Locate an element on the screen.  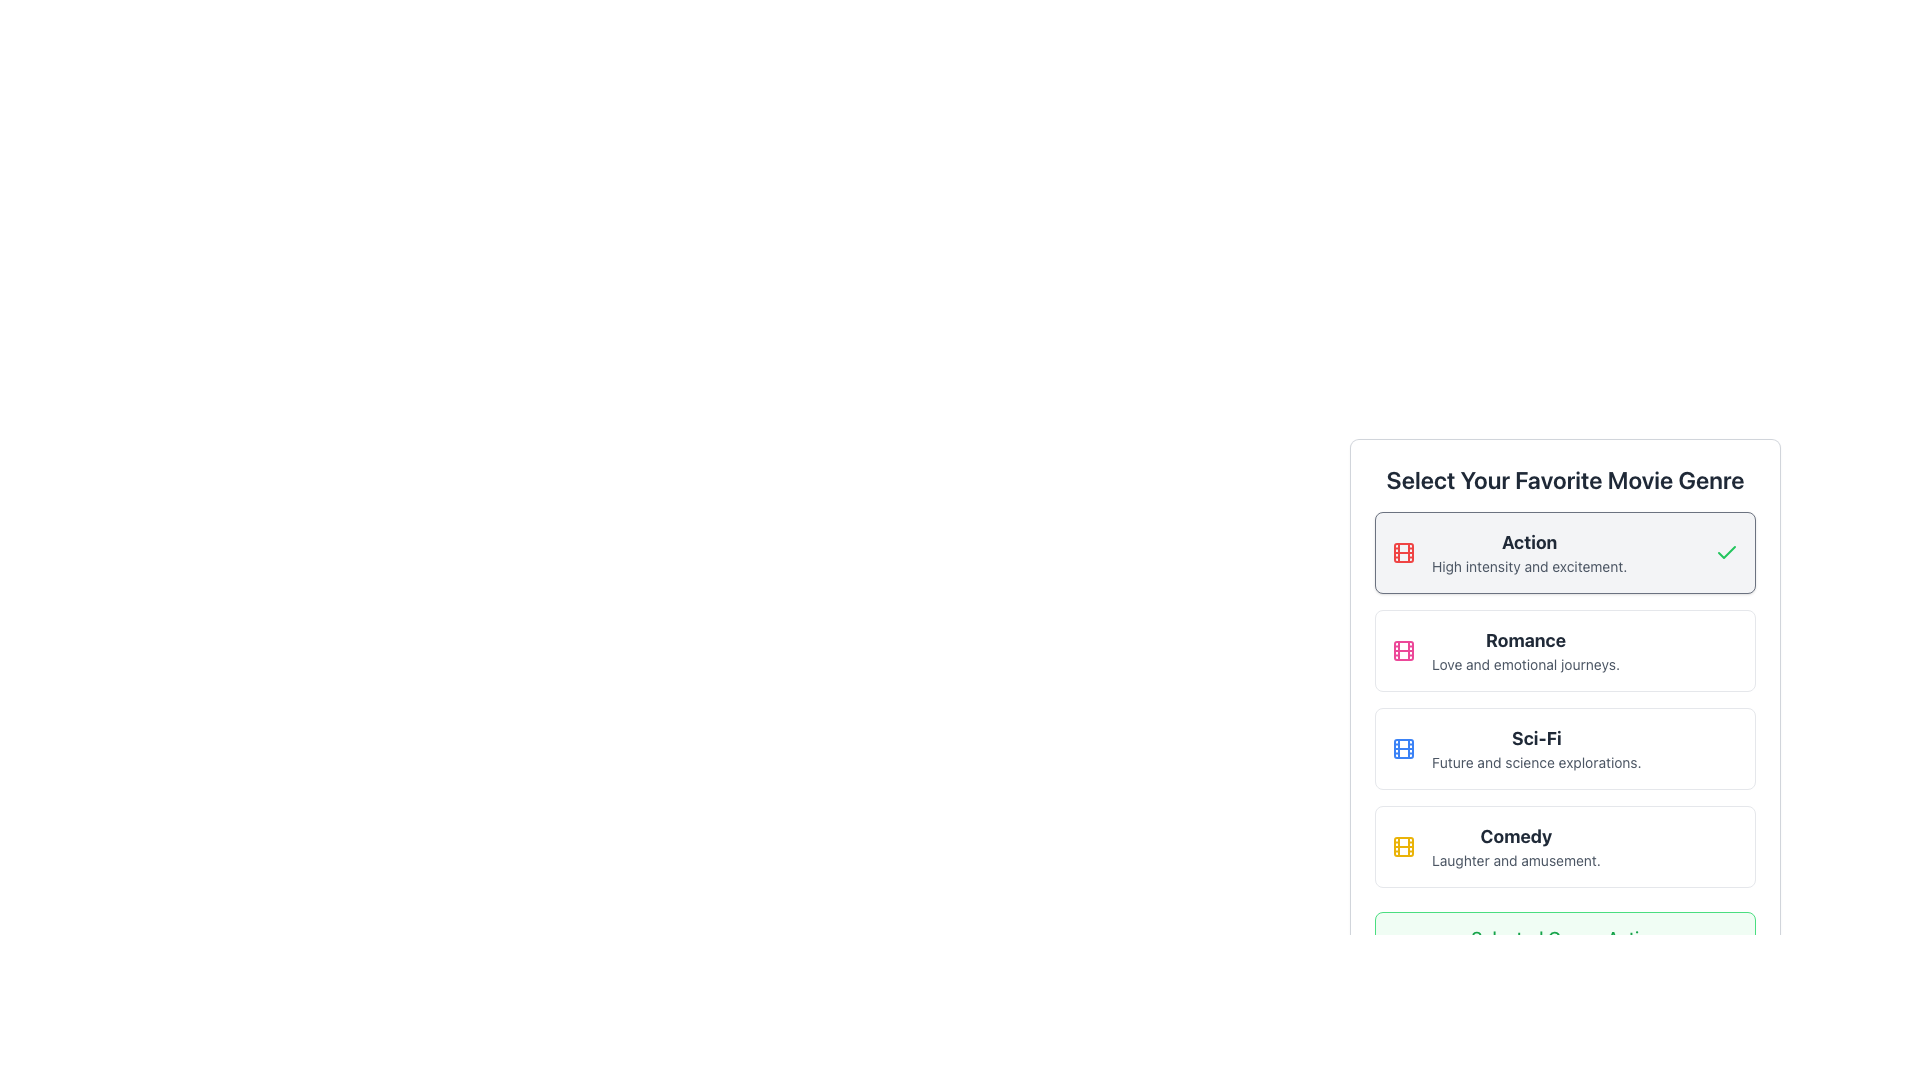
the static text label reading 'Laughter and amusement' located below the bold text 'Comedy' in the selectable card layout for movie genres is located at coordinates (1516, 859).